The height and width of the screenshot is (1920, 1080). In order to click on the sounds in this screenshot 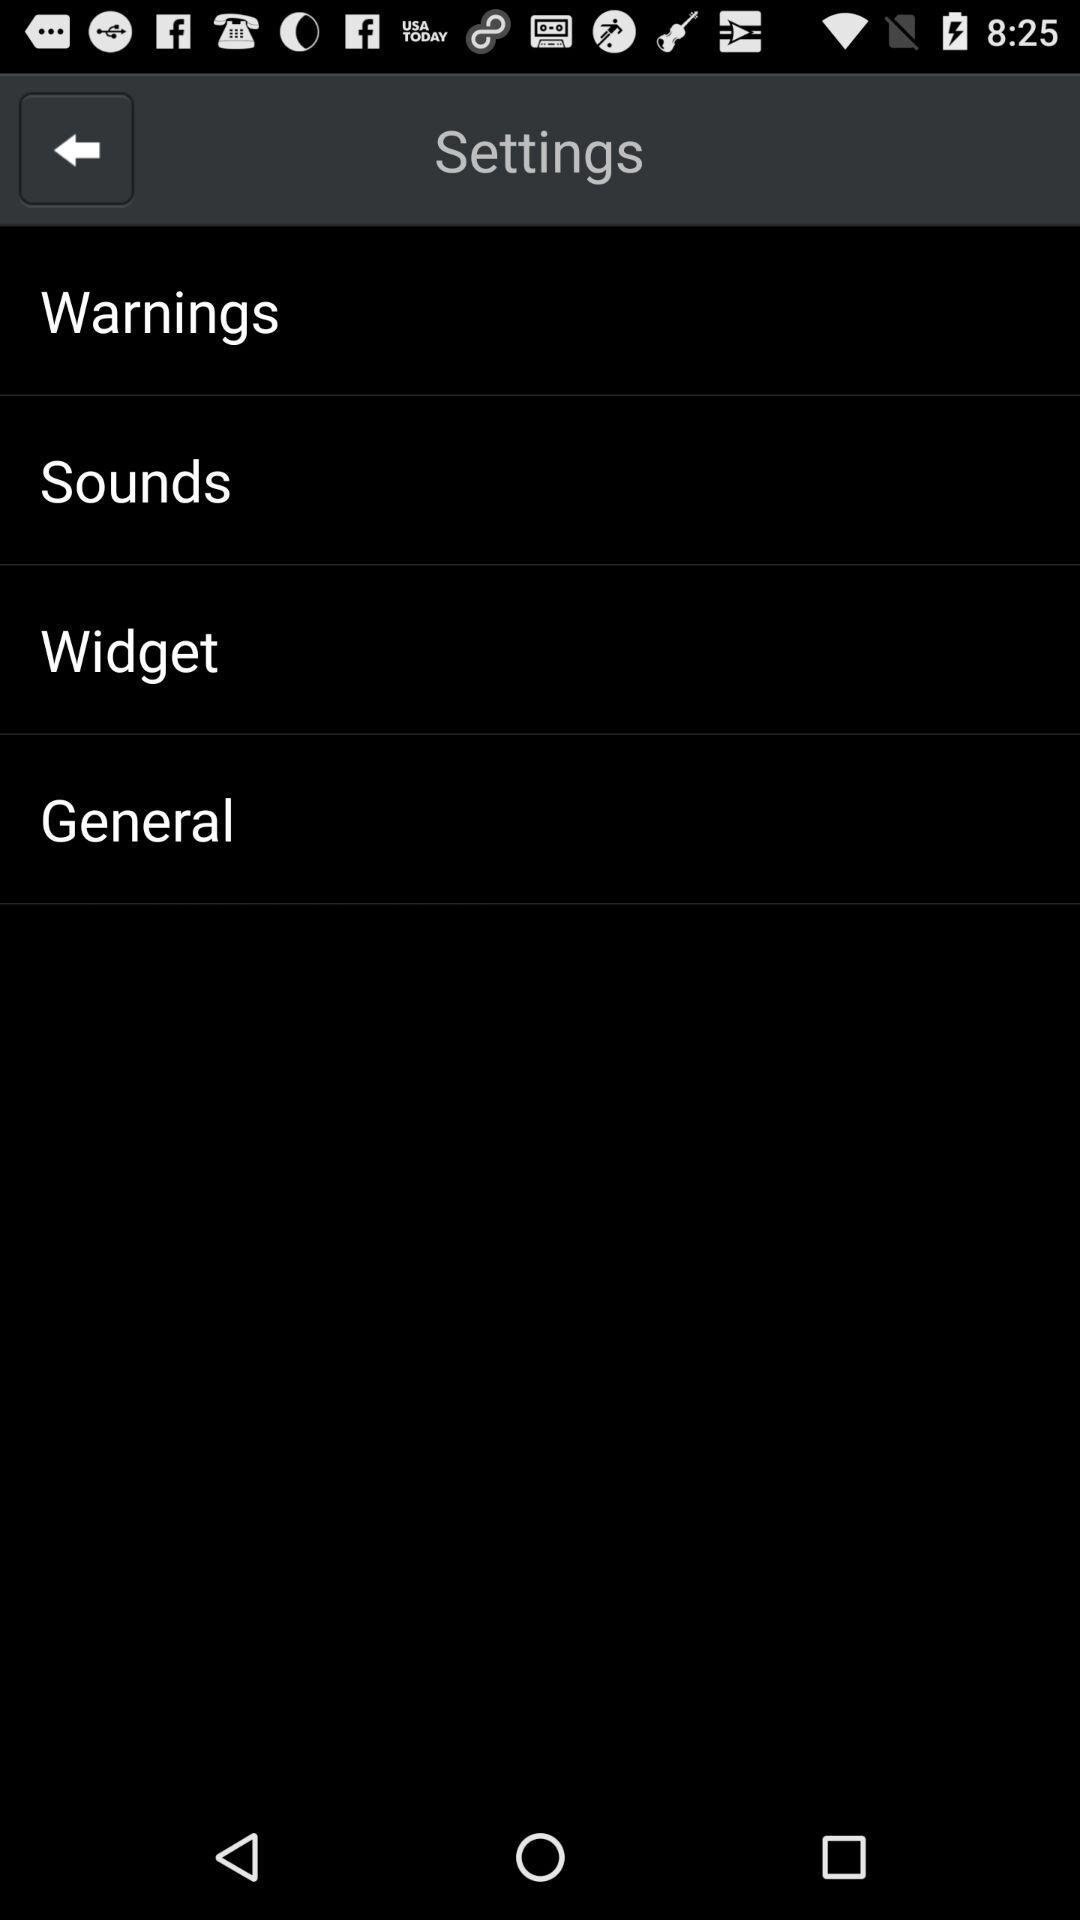, I will do `click(135, 478)`.